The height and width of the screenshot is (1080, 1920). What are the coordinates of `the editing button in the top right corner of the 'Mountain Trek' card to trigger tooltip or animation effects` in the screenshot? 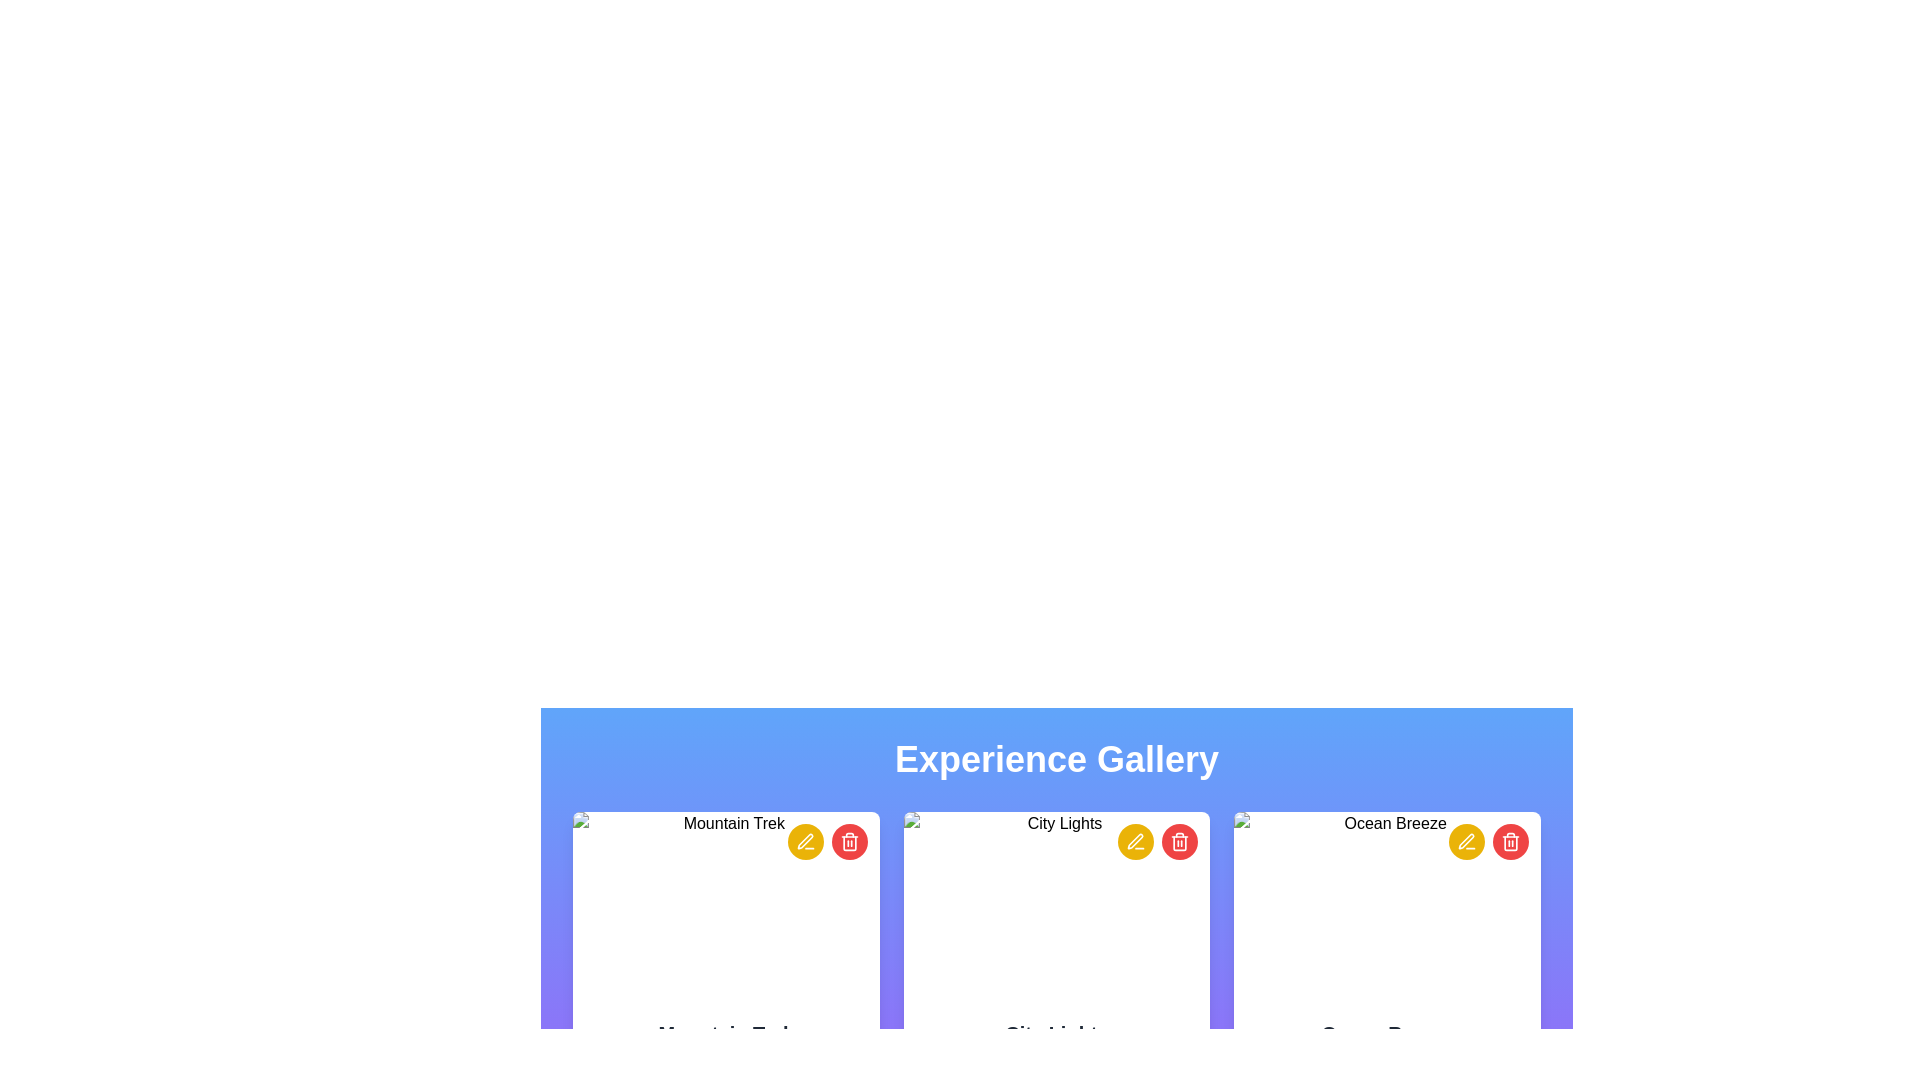 It's located at (805, 841).